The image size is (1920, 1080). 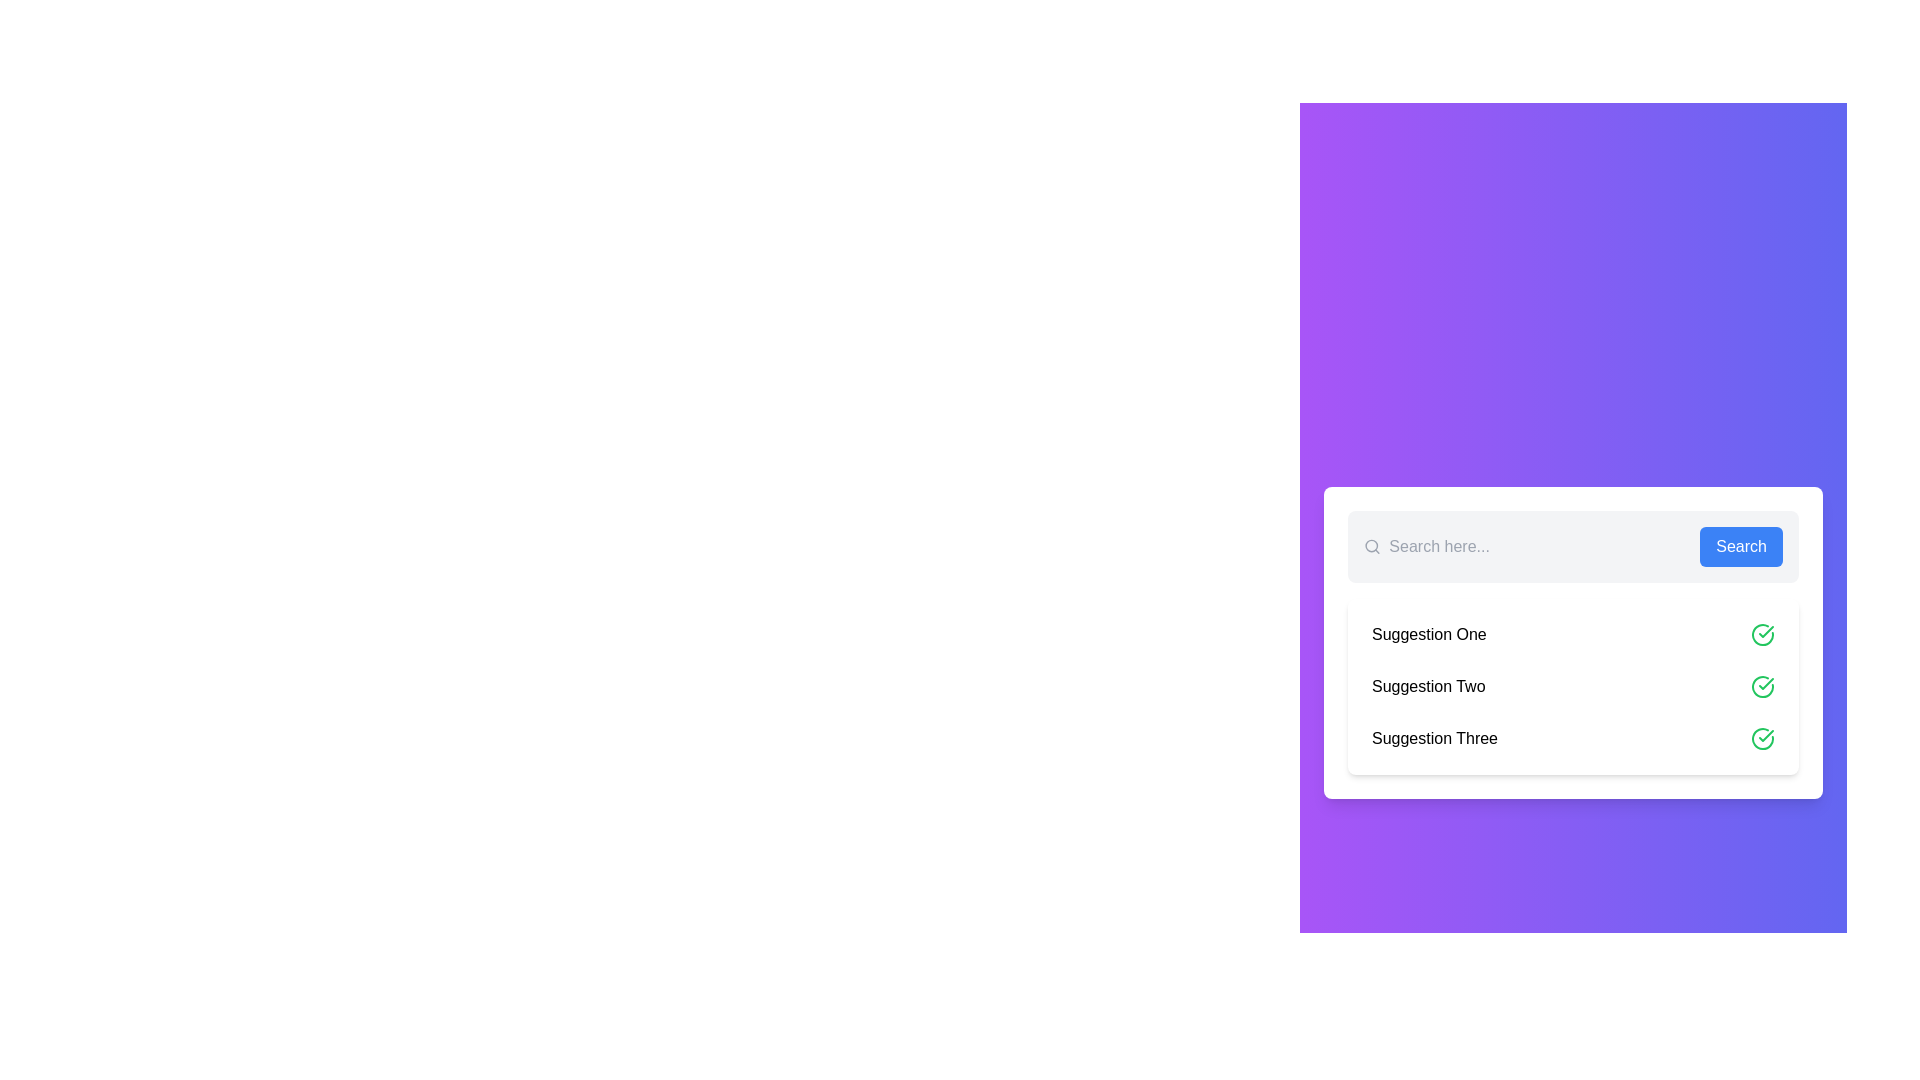 What do you see at coordinates (1740, 547) in the screenshot?
I see `the confirmation button located at the far right of the search bar to initiate a search based on the entered text` at bounding box center [1740, 547].